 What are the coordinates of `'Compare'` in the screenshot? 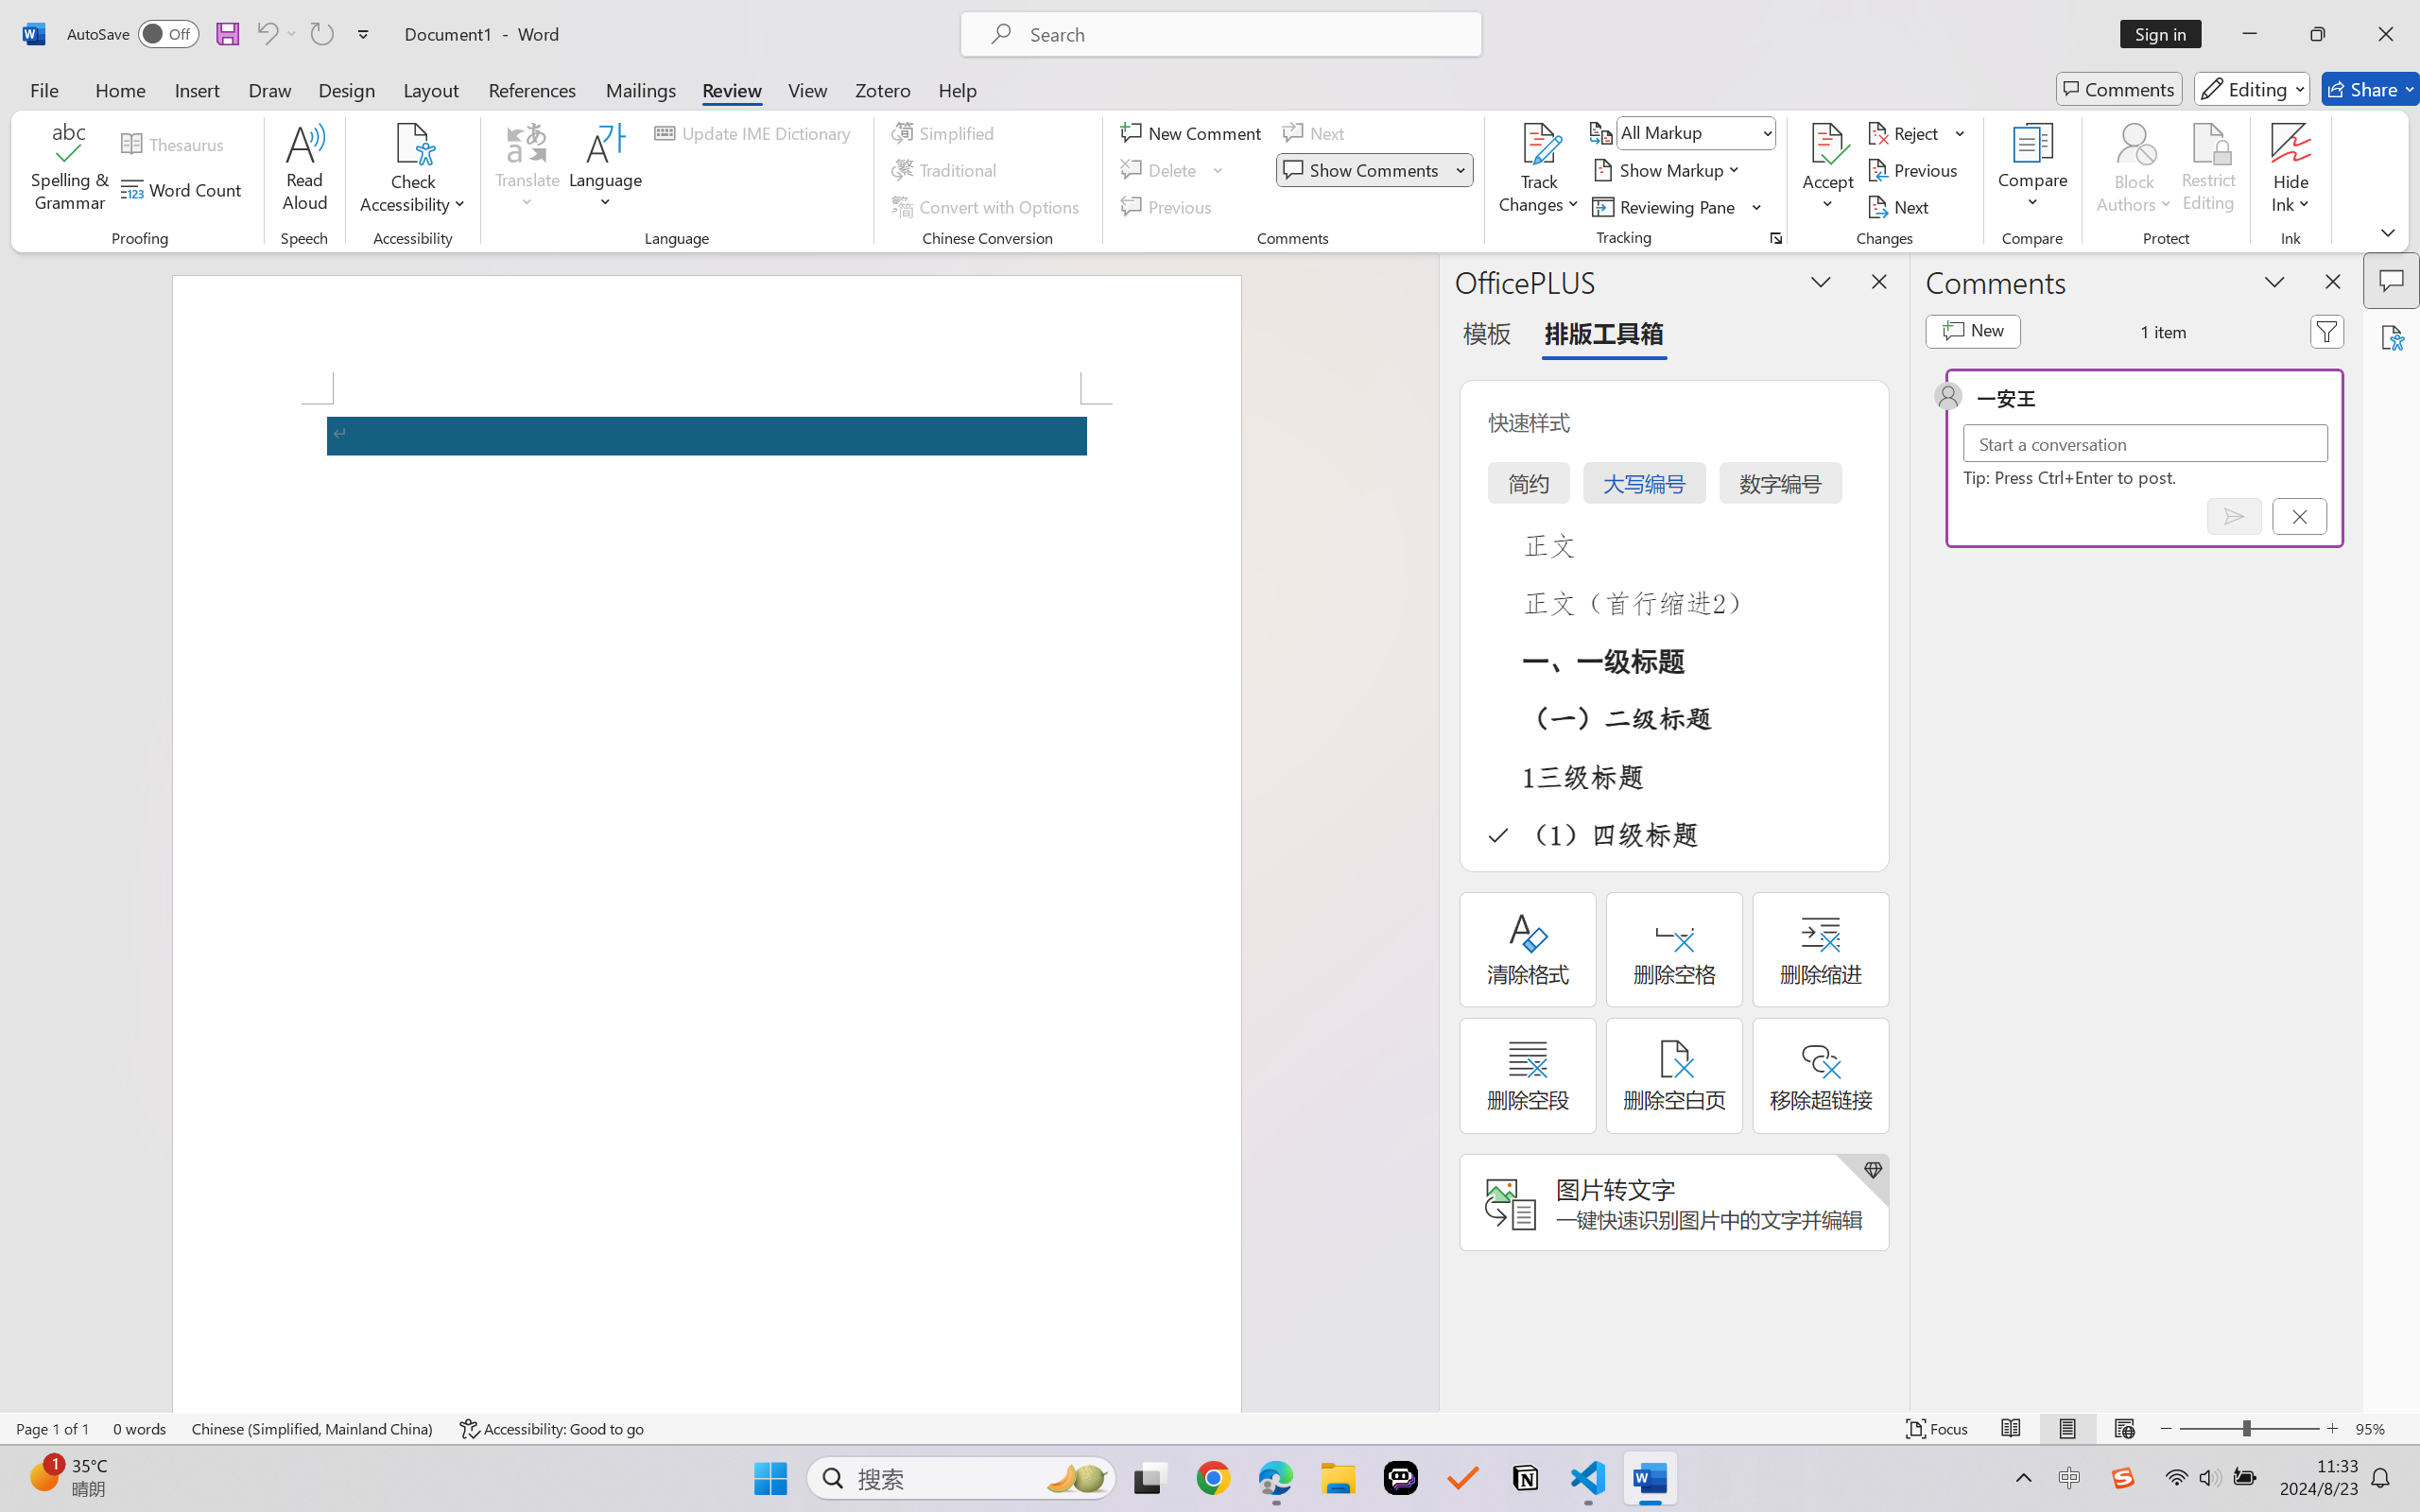 It's located at (2033, 170).